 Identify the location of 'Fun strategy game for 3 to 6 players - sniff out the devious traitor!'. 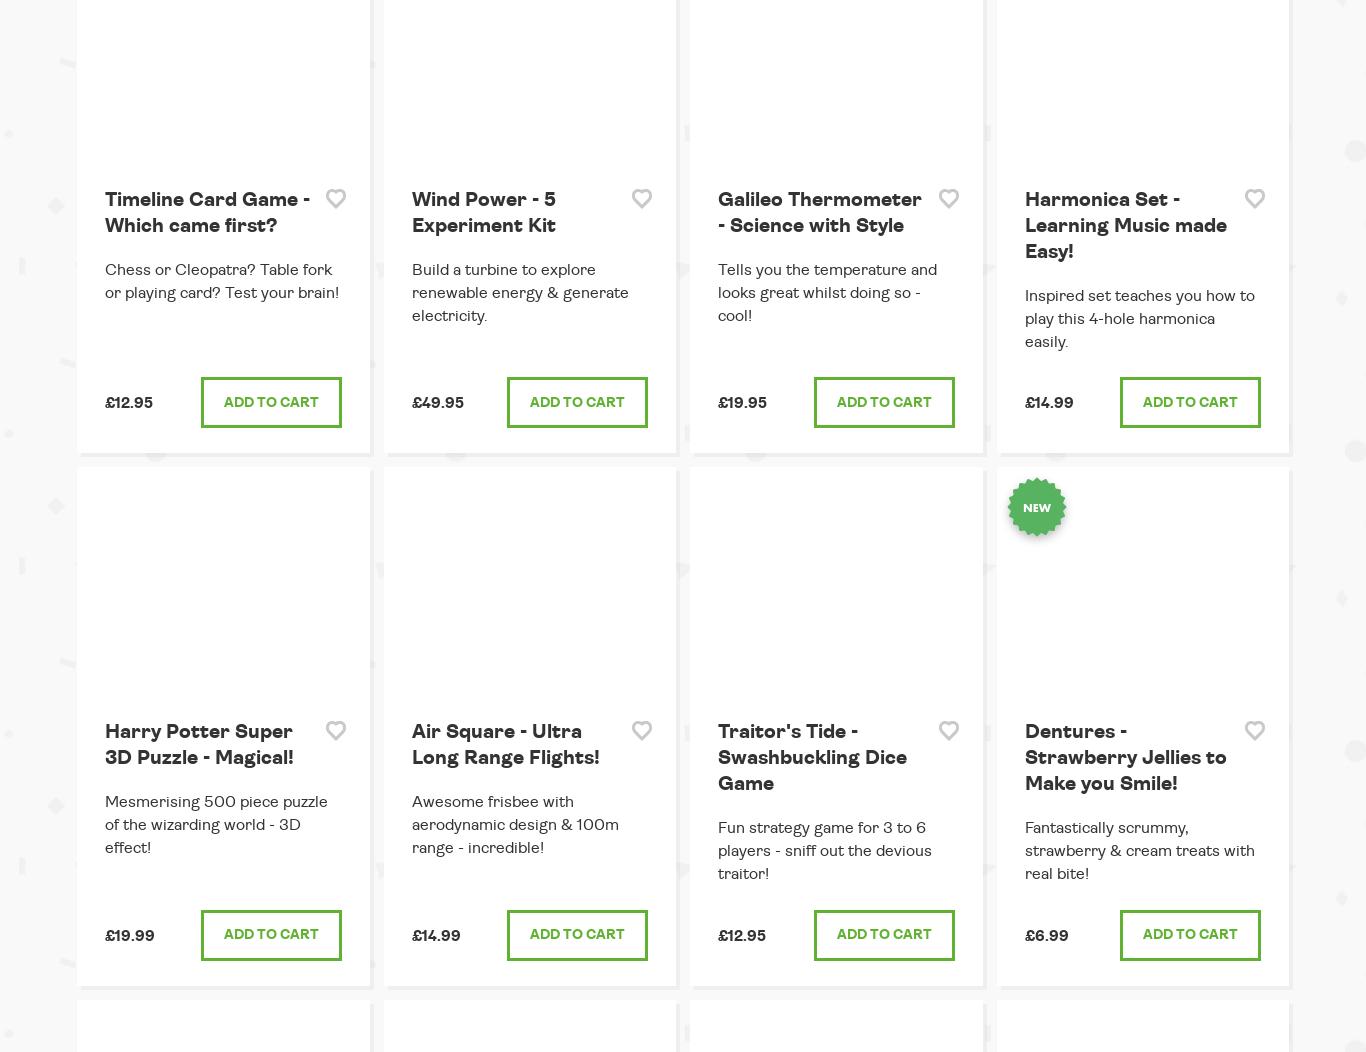
(717, 849).